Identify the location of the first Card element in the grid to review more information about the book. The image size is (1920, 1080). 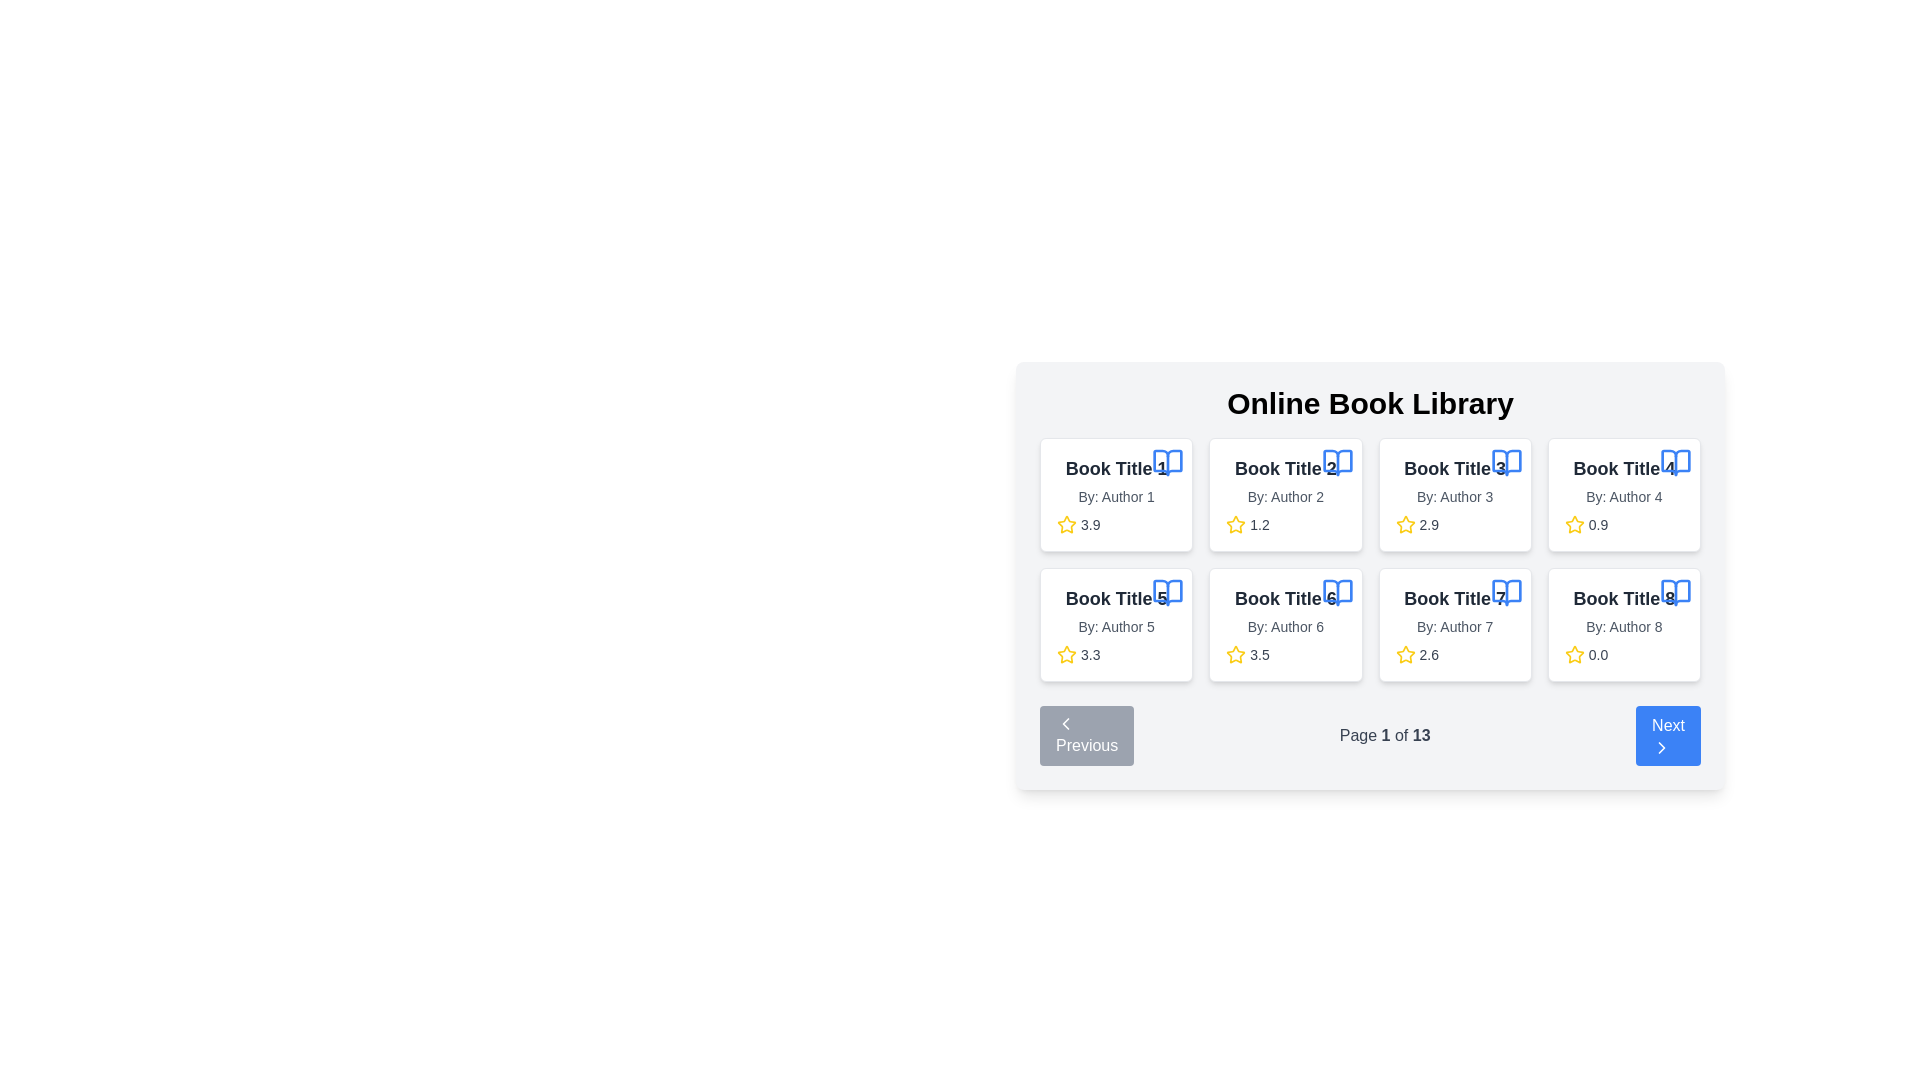
(1115, 494).